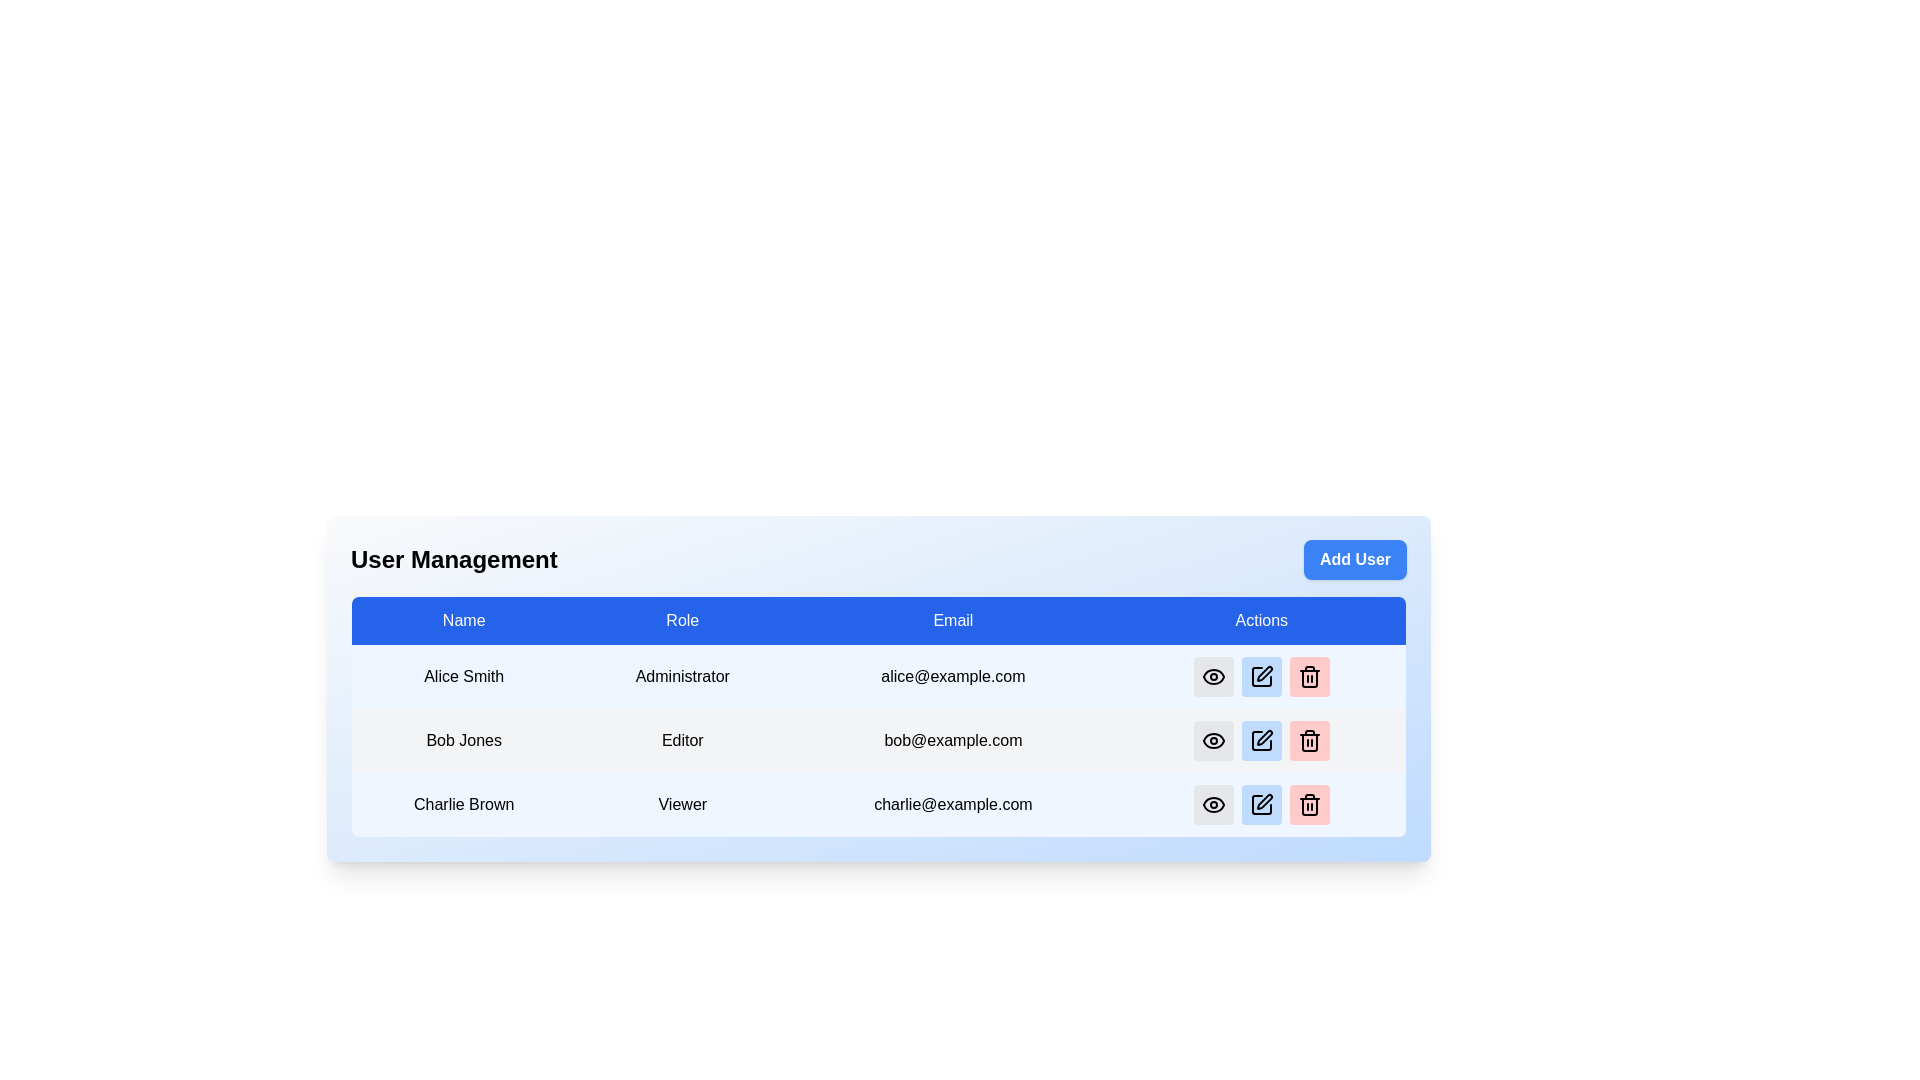  Describe the element at coordinates (1263, 737) in the screenshot. I see `the edit icon (pen-like icon) in the Actions column for user 'Bob Jones' to initiate an edit action` at that location.